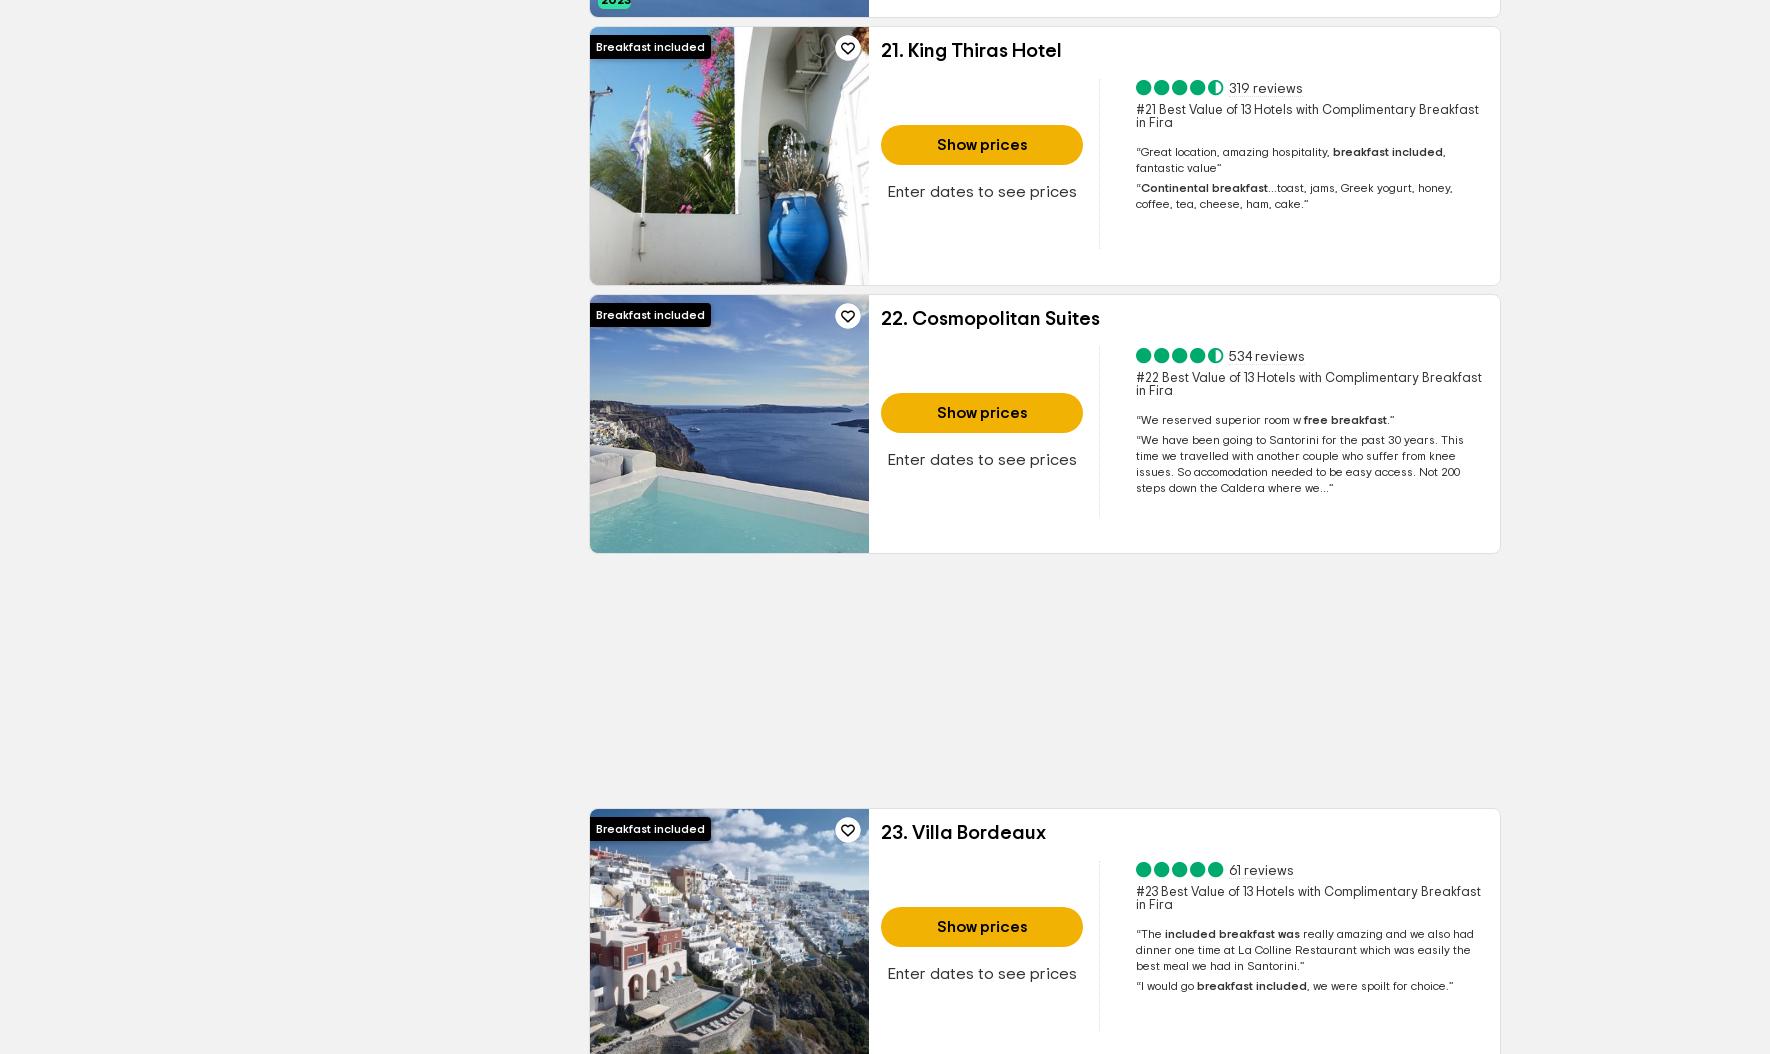  Describe the element at coordinates (1298, 463) in the screenshot. I see `'years. This time we travelled with another couple who suffer from knee issues. So accomodation needed to be easy access. Not 200 steps down the Caldera where we...'` at that location.